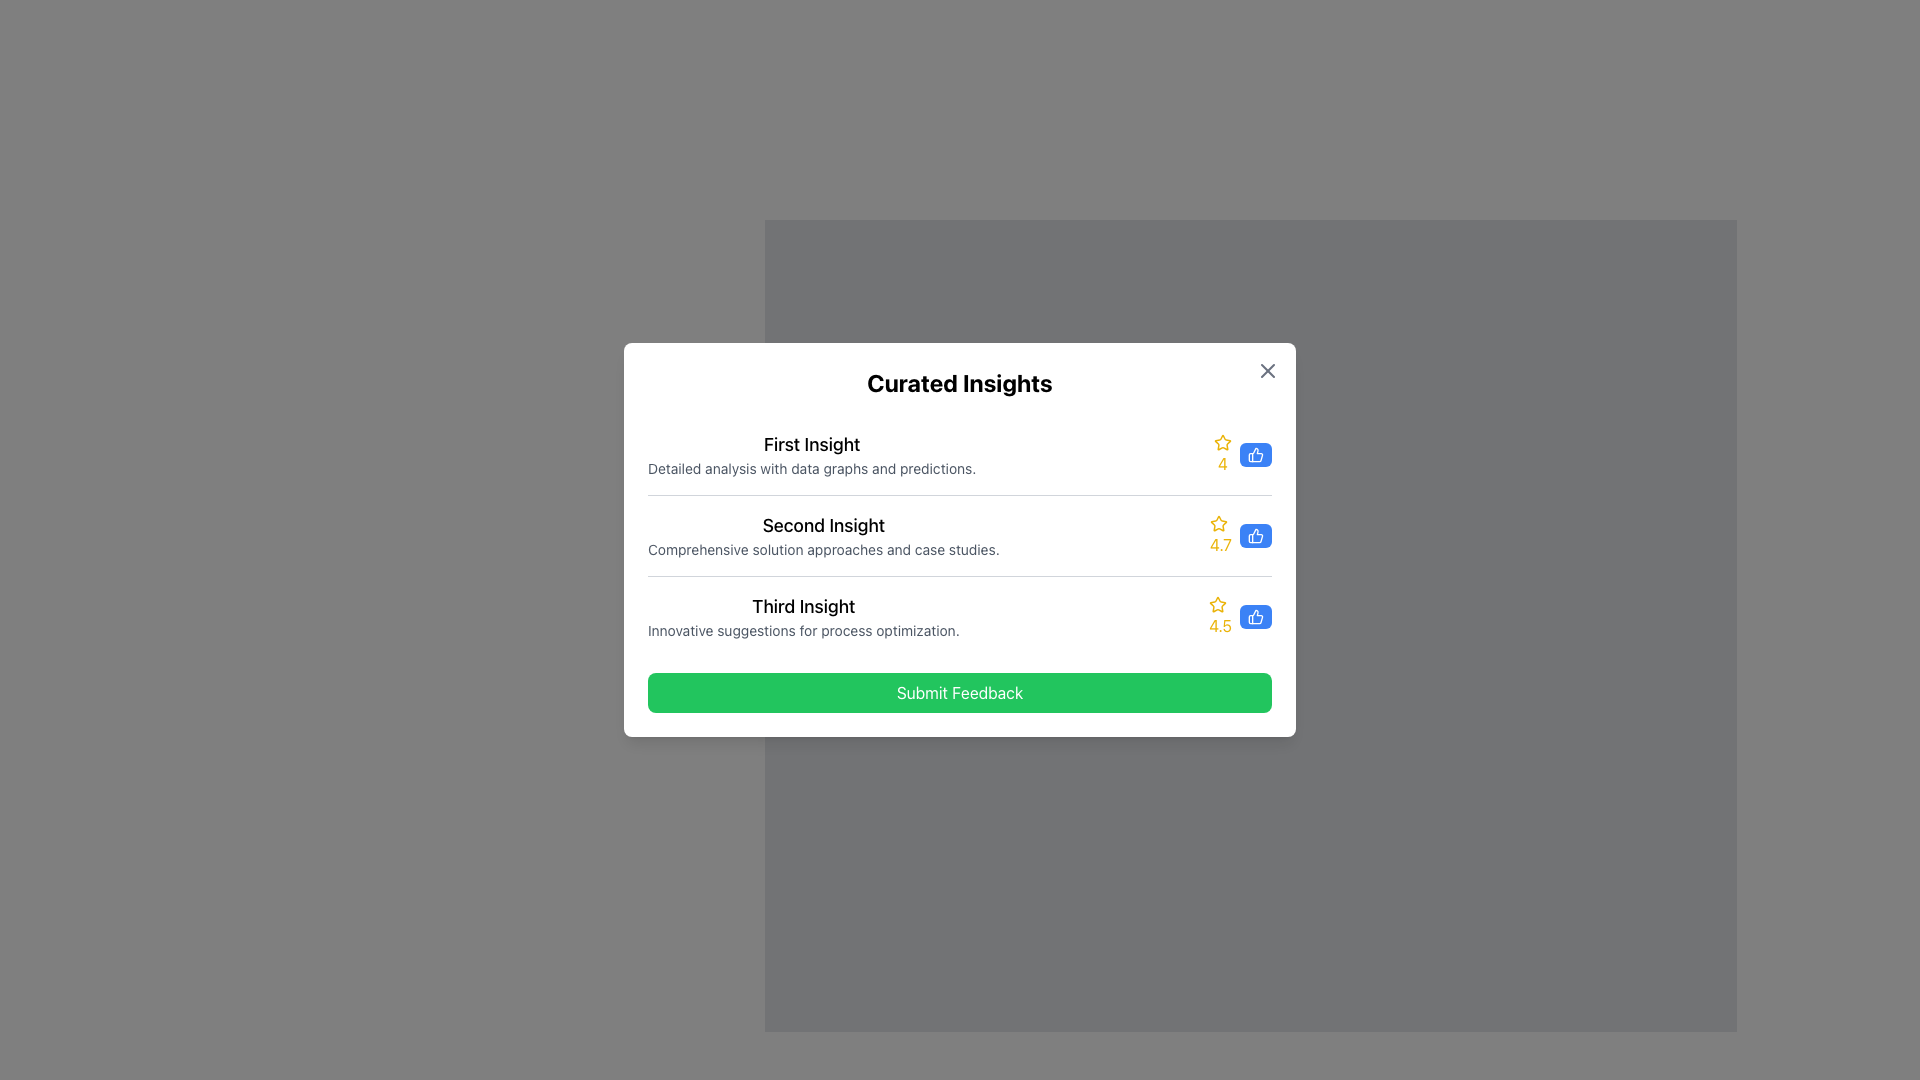 The height and width of the screenshot is (1080, 1920). Describe the element at coordinates (1222, 442) in the screenshot. I see `the rating icon located in the curated insights panel for the 'First Insight', positioned between the label and the numerical rating indicator '4'` at that location.